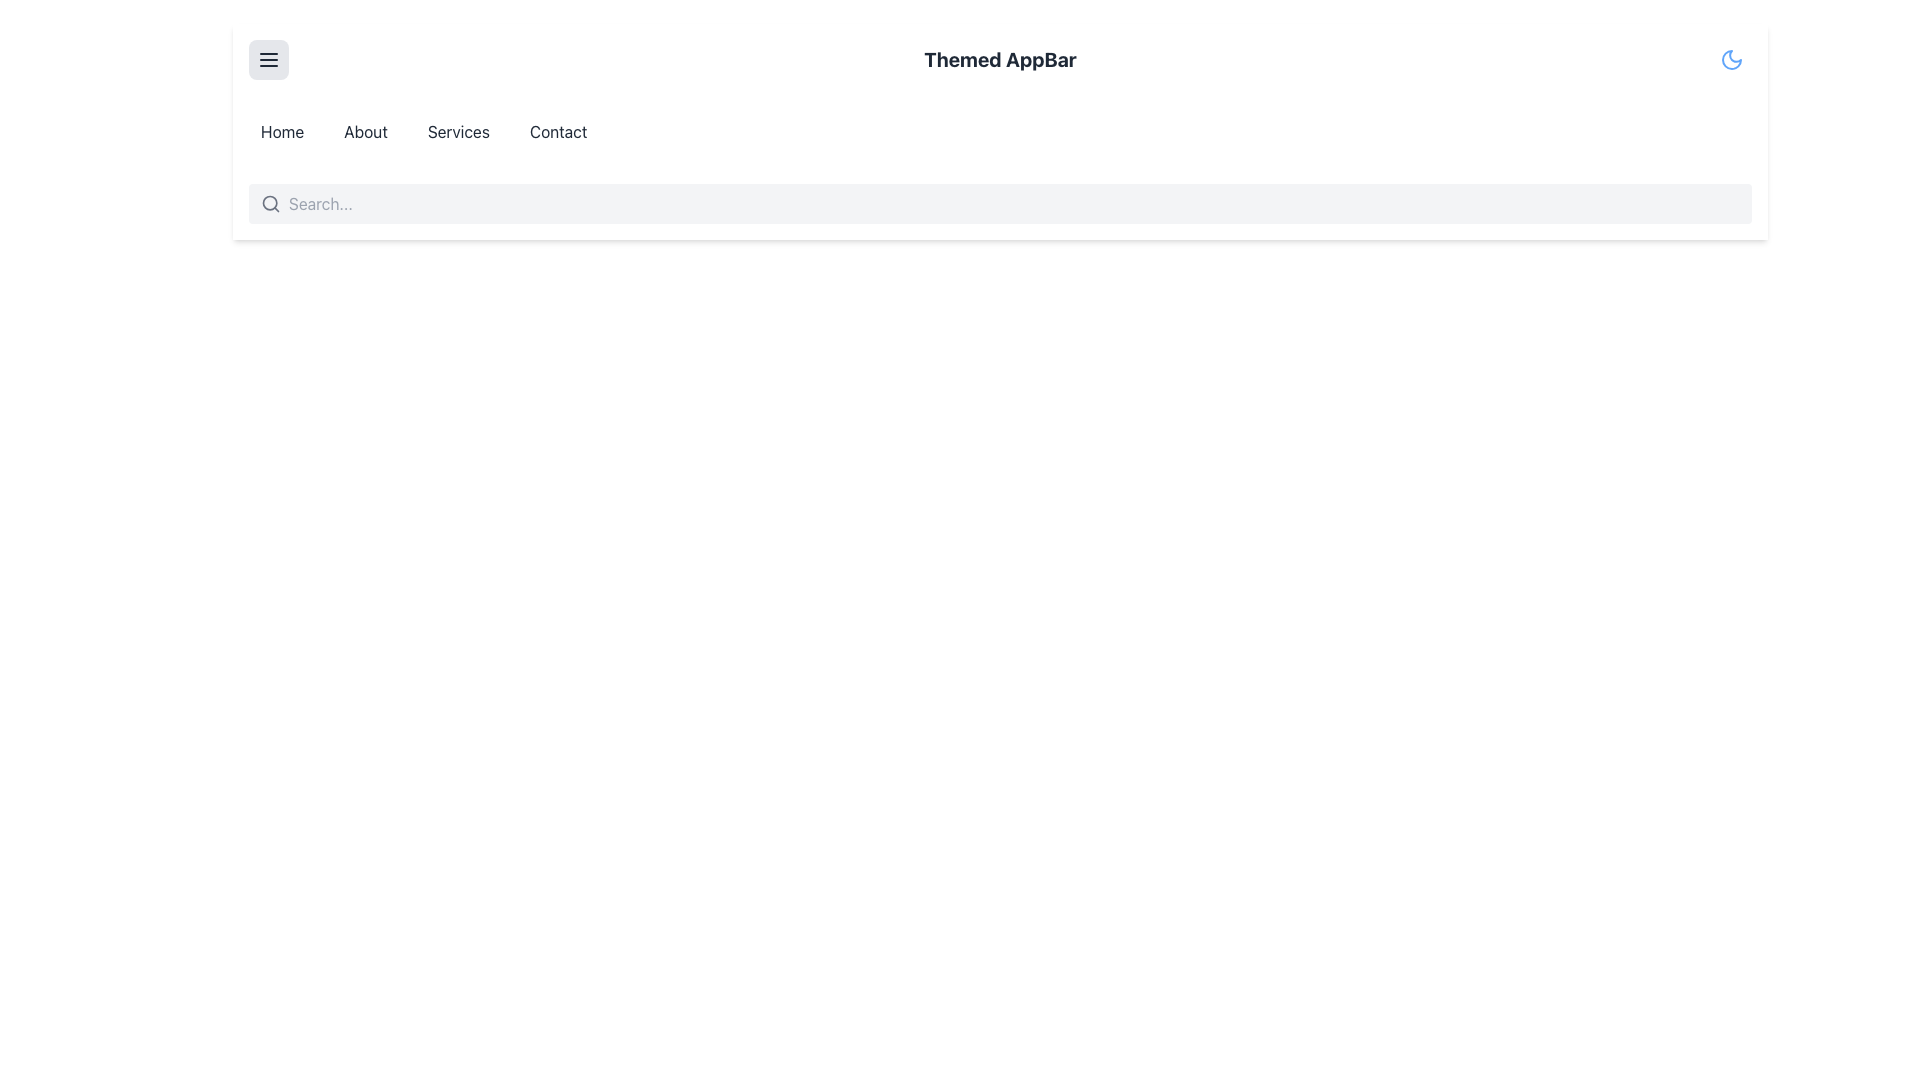  What do you see at coordinates (457, 131) in the screenshot?
I see `the third button in the navigation menu` at bounding box center [457, 131].